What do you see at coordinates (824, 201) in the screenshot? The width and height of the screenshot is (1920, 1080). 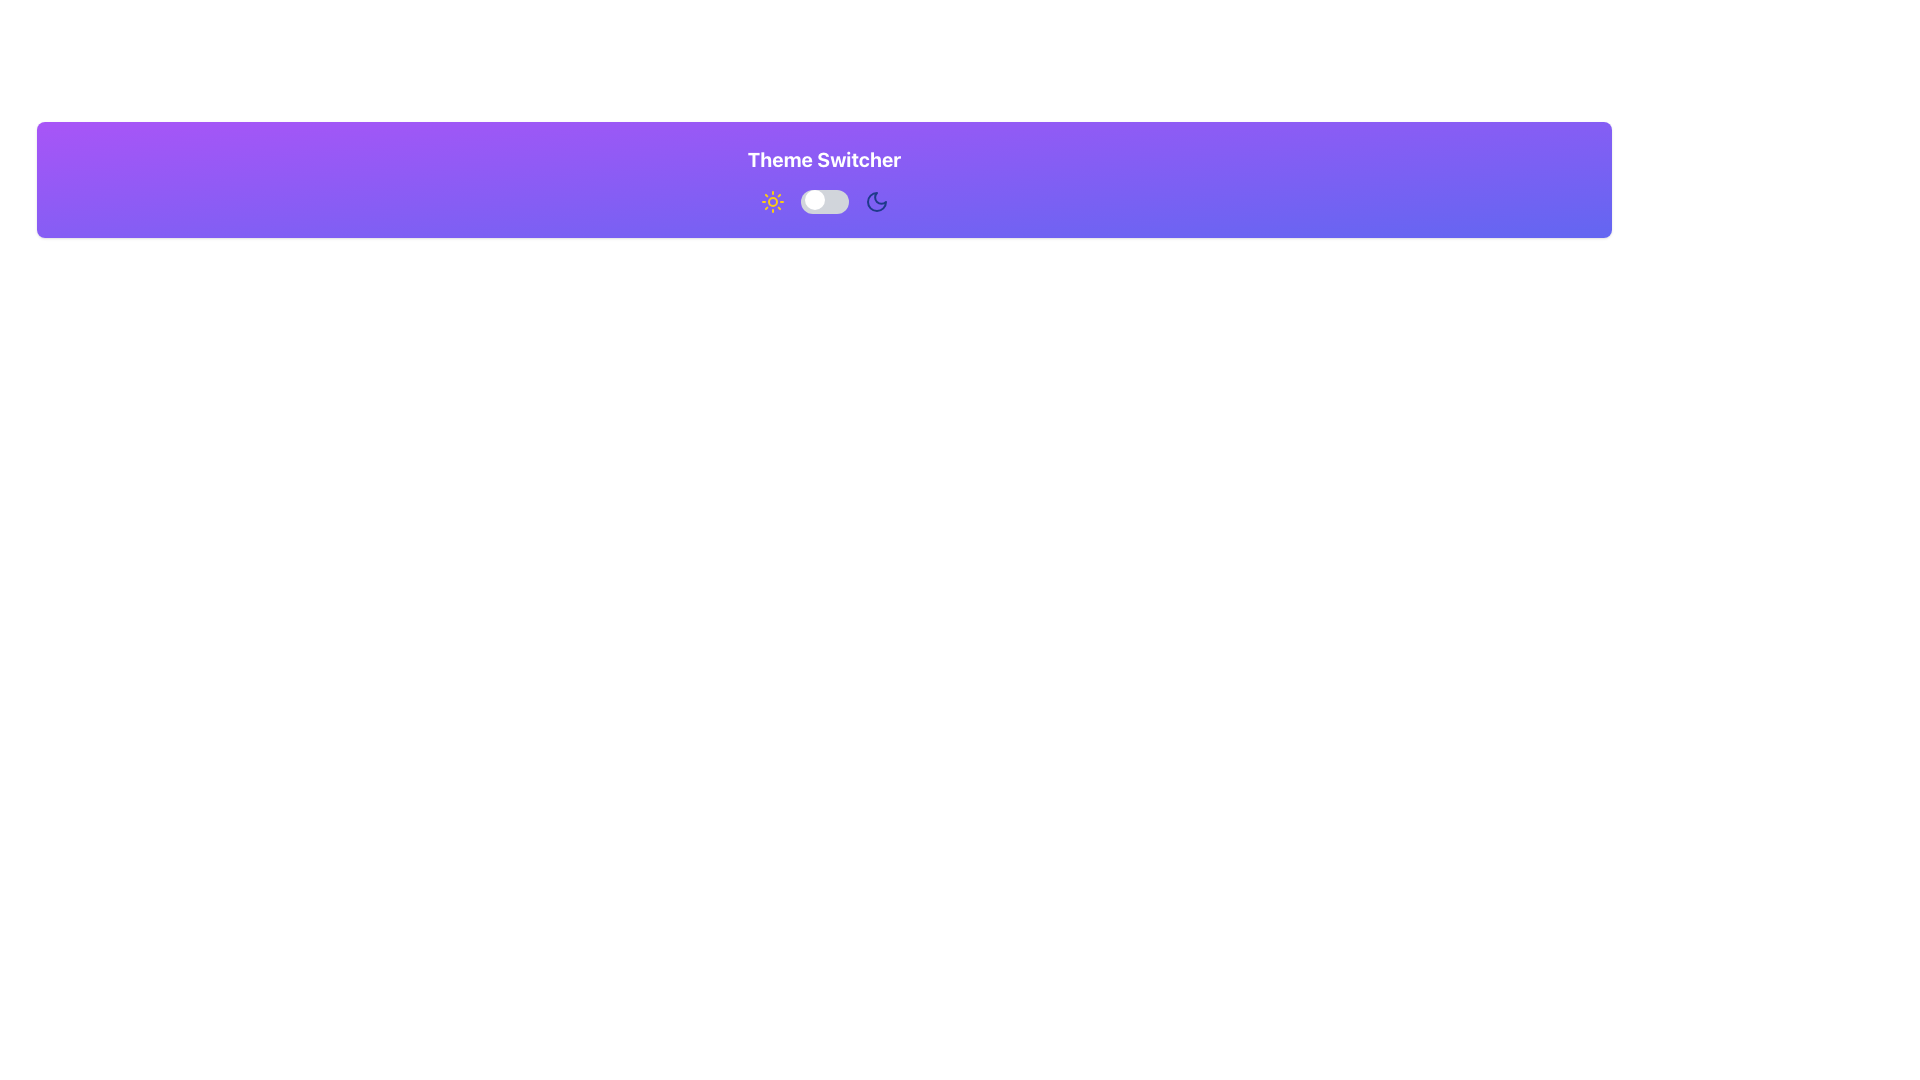 I see `the toggle switch for the theme switcher` at bounding box center [824, 201].